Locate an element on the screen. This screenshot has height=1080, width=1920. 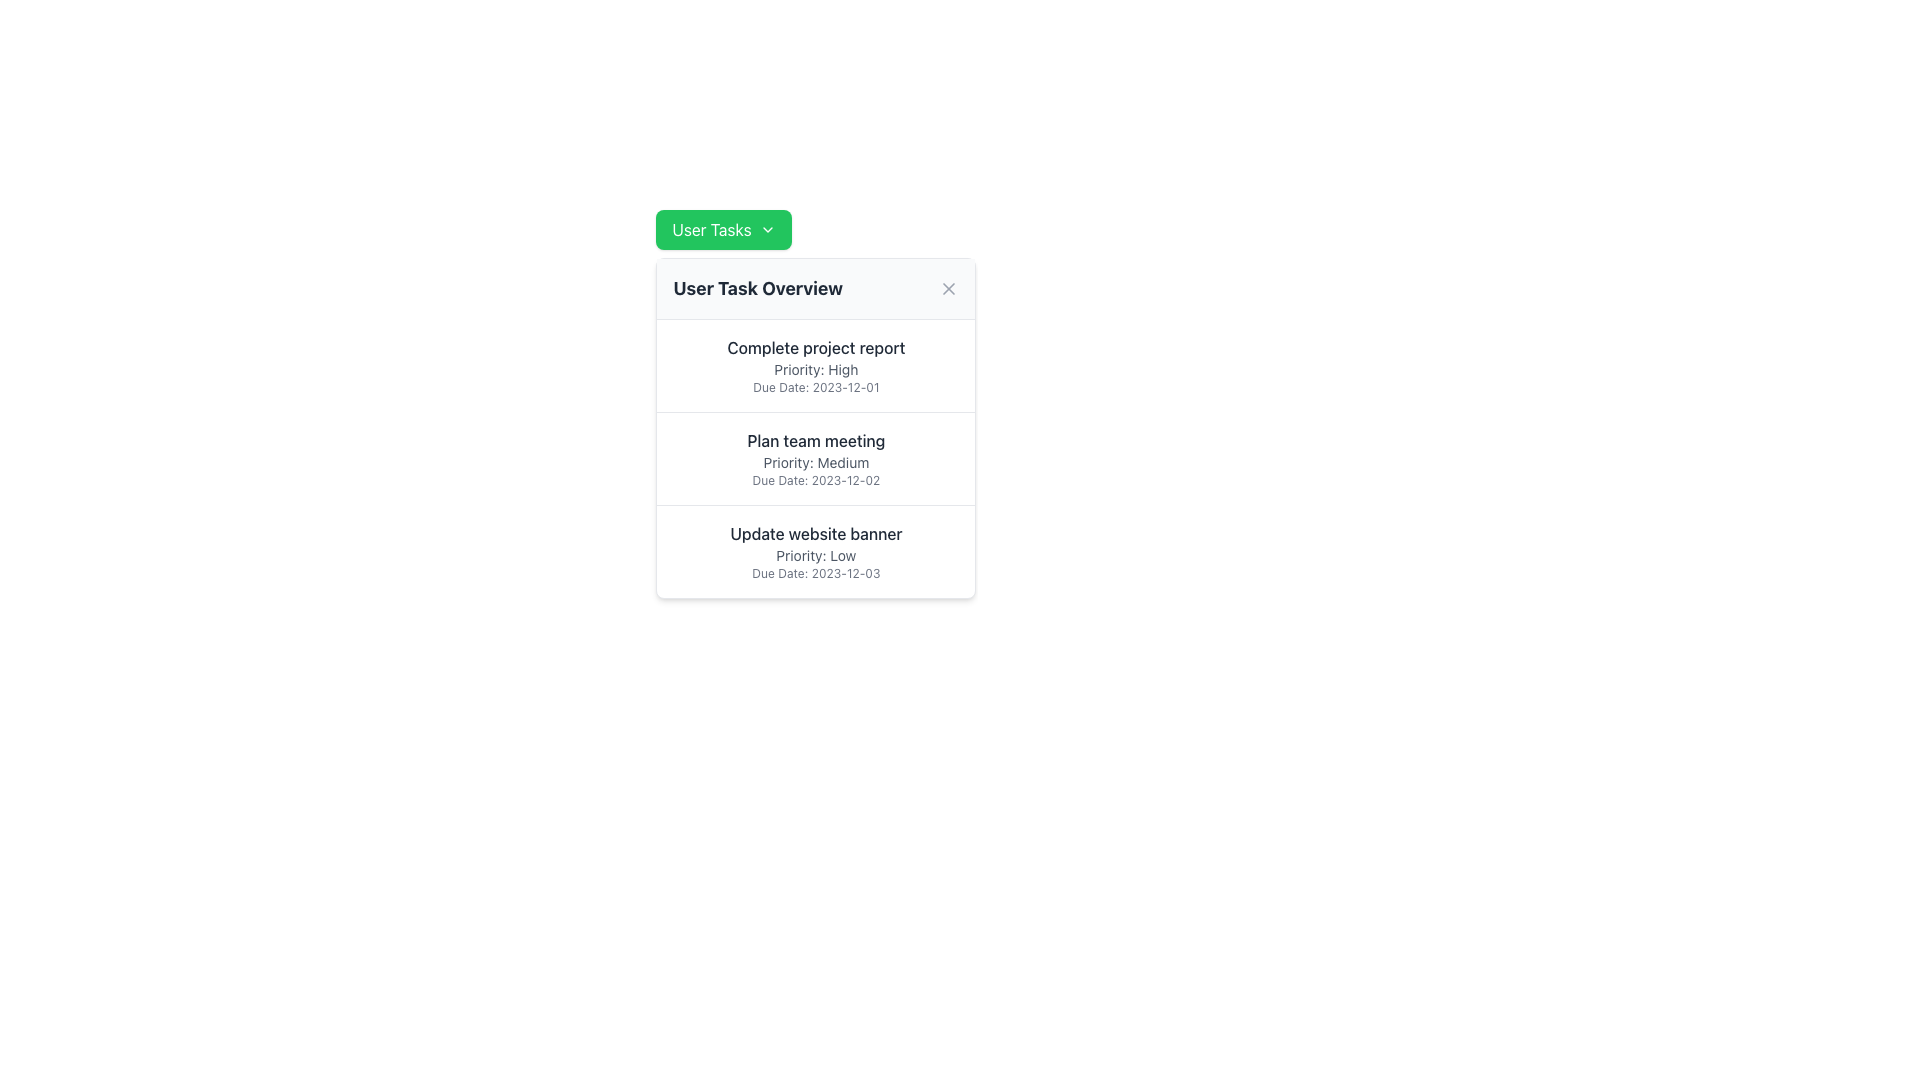
the task item display for 'Plan team meeting' located under 'User Task Overview' is located at coordinates (816, 459).